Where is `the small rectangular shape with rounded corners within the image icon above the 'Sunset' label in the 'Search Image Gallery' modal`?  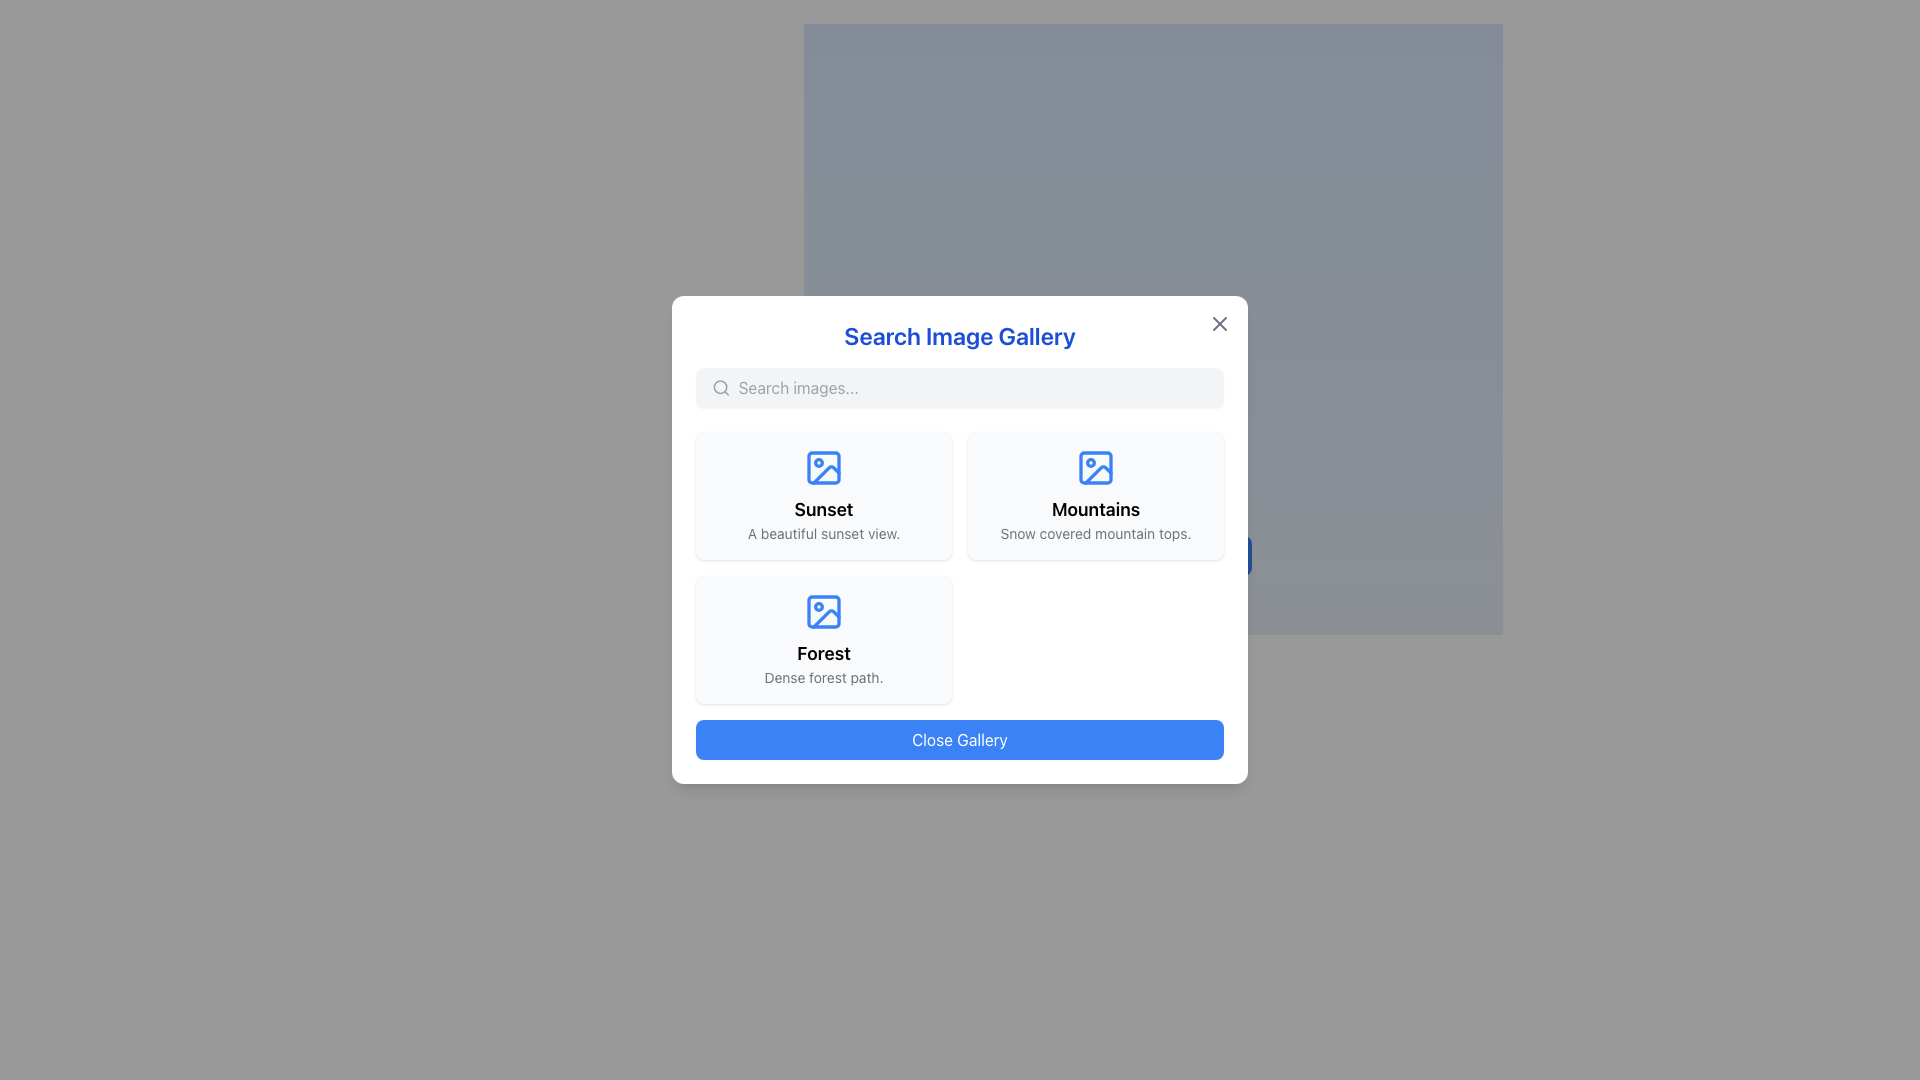
the small rectangular shape with rounded corners within the image icon above the 'Sunset' label in the 'Search Image Gallery' modal is located at coordinates (824, 467).